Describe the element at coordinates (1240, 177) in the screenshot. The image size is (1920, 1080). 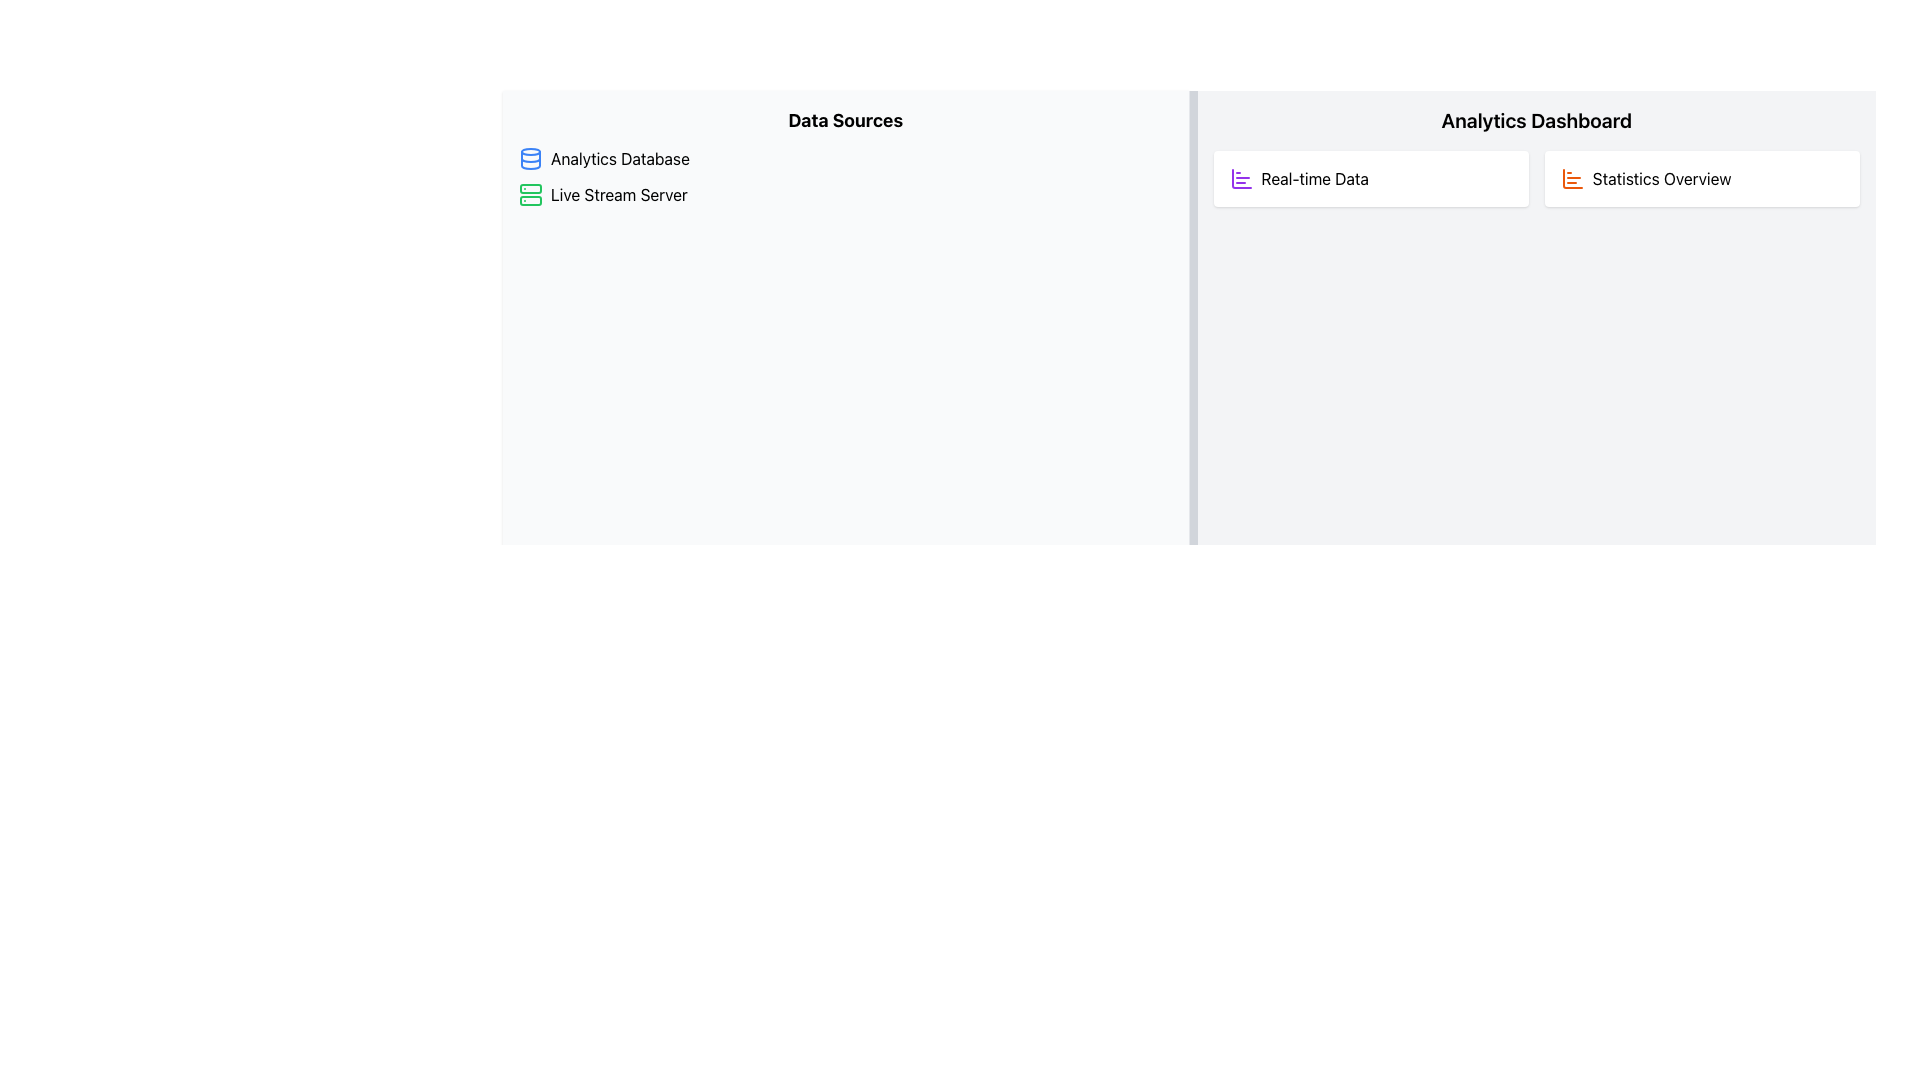
I see `the main vertical bar of the 'bar chart' icon within the 'Real-time Data' button located in the upper section of the 'Analytics Dashboard' column` at that location.